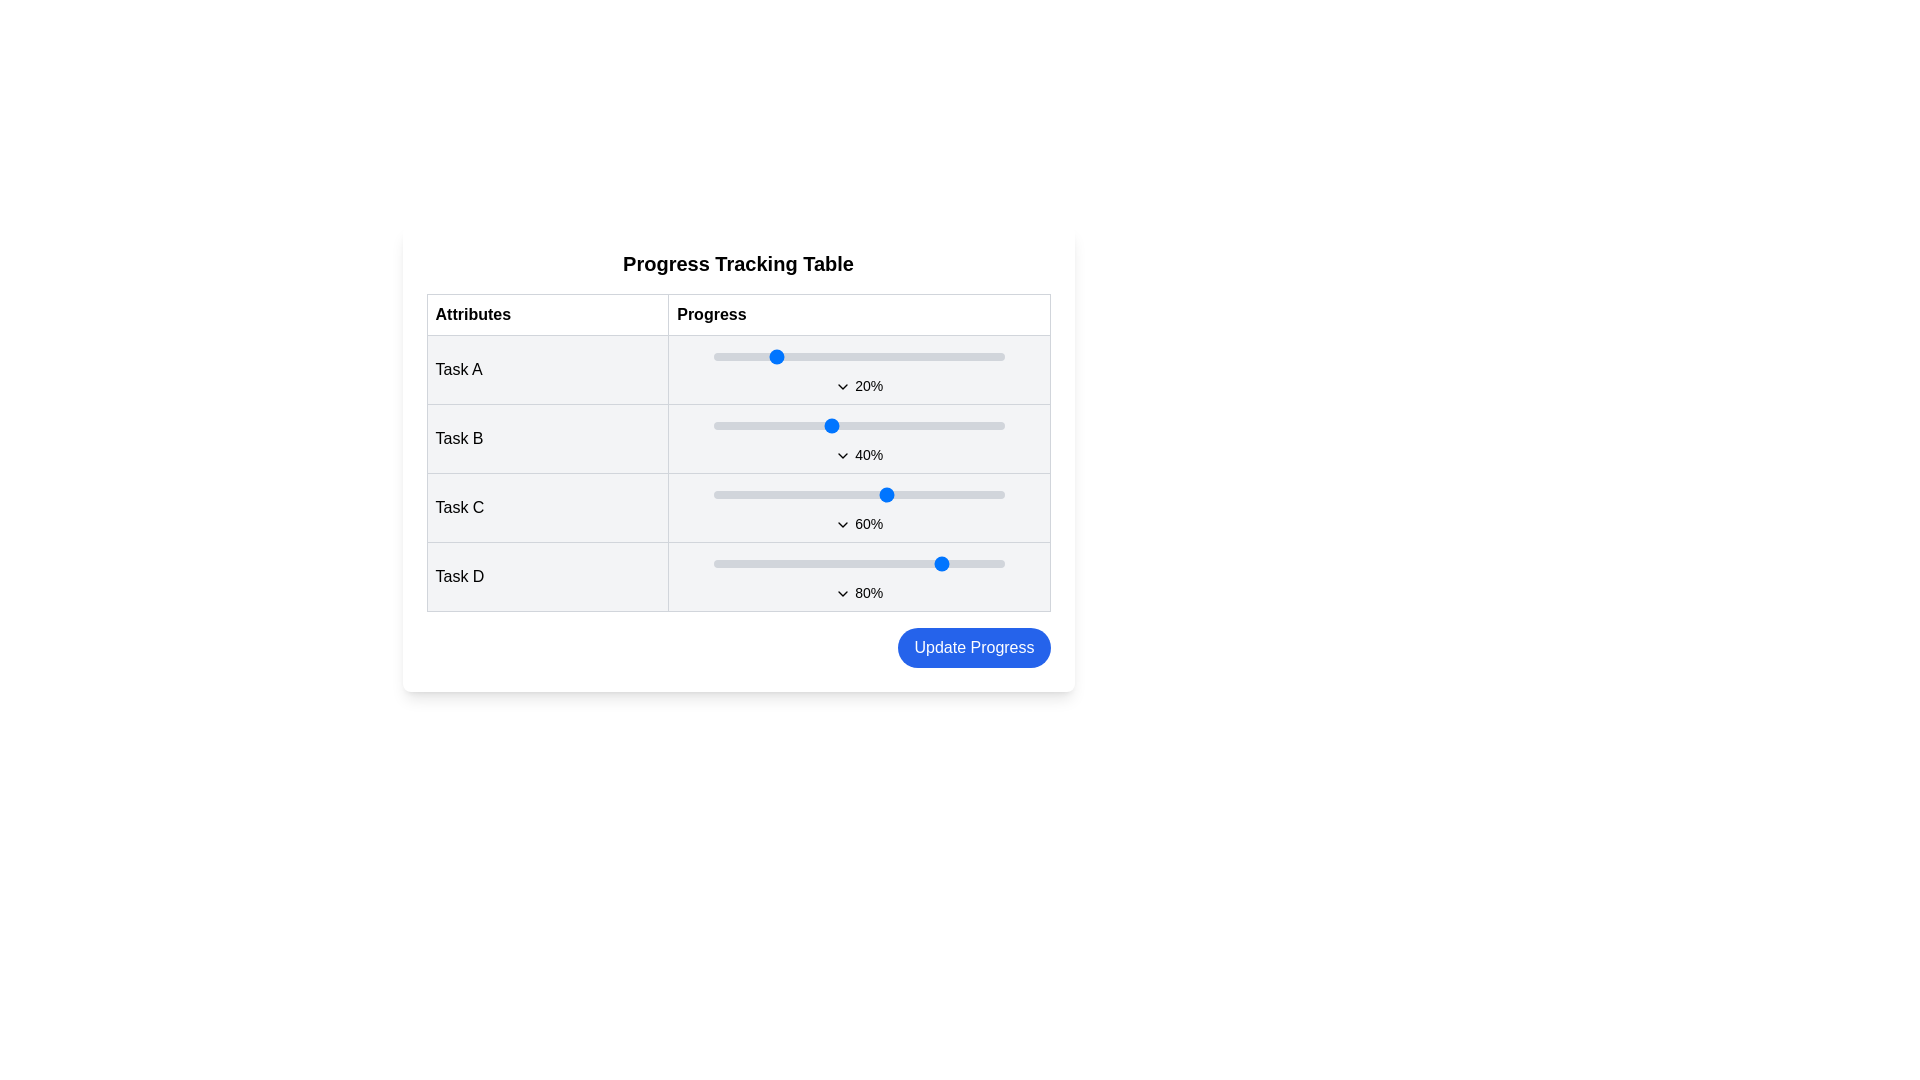  What do you see at coordinates (733, 424) in the screenshot?
I see `progress` at bounding box center [733, 424].